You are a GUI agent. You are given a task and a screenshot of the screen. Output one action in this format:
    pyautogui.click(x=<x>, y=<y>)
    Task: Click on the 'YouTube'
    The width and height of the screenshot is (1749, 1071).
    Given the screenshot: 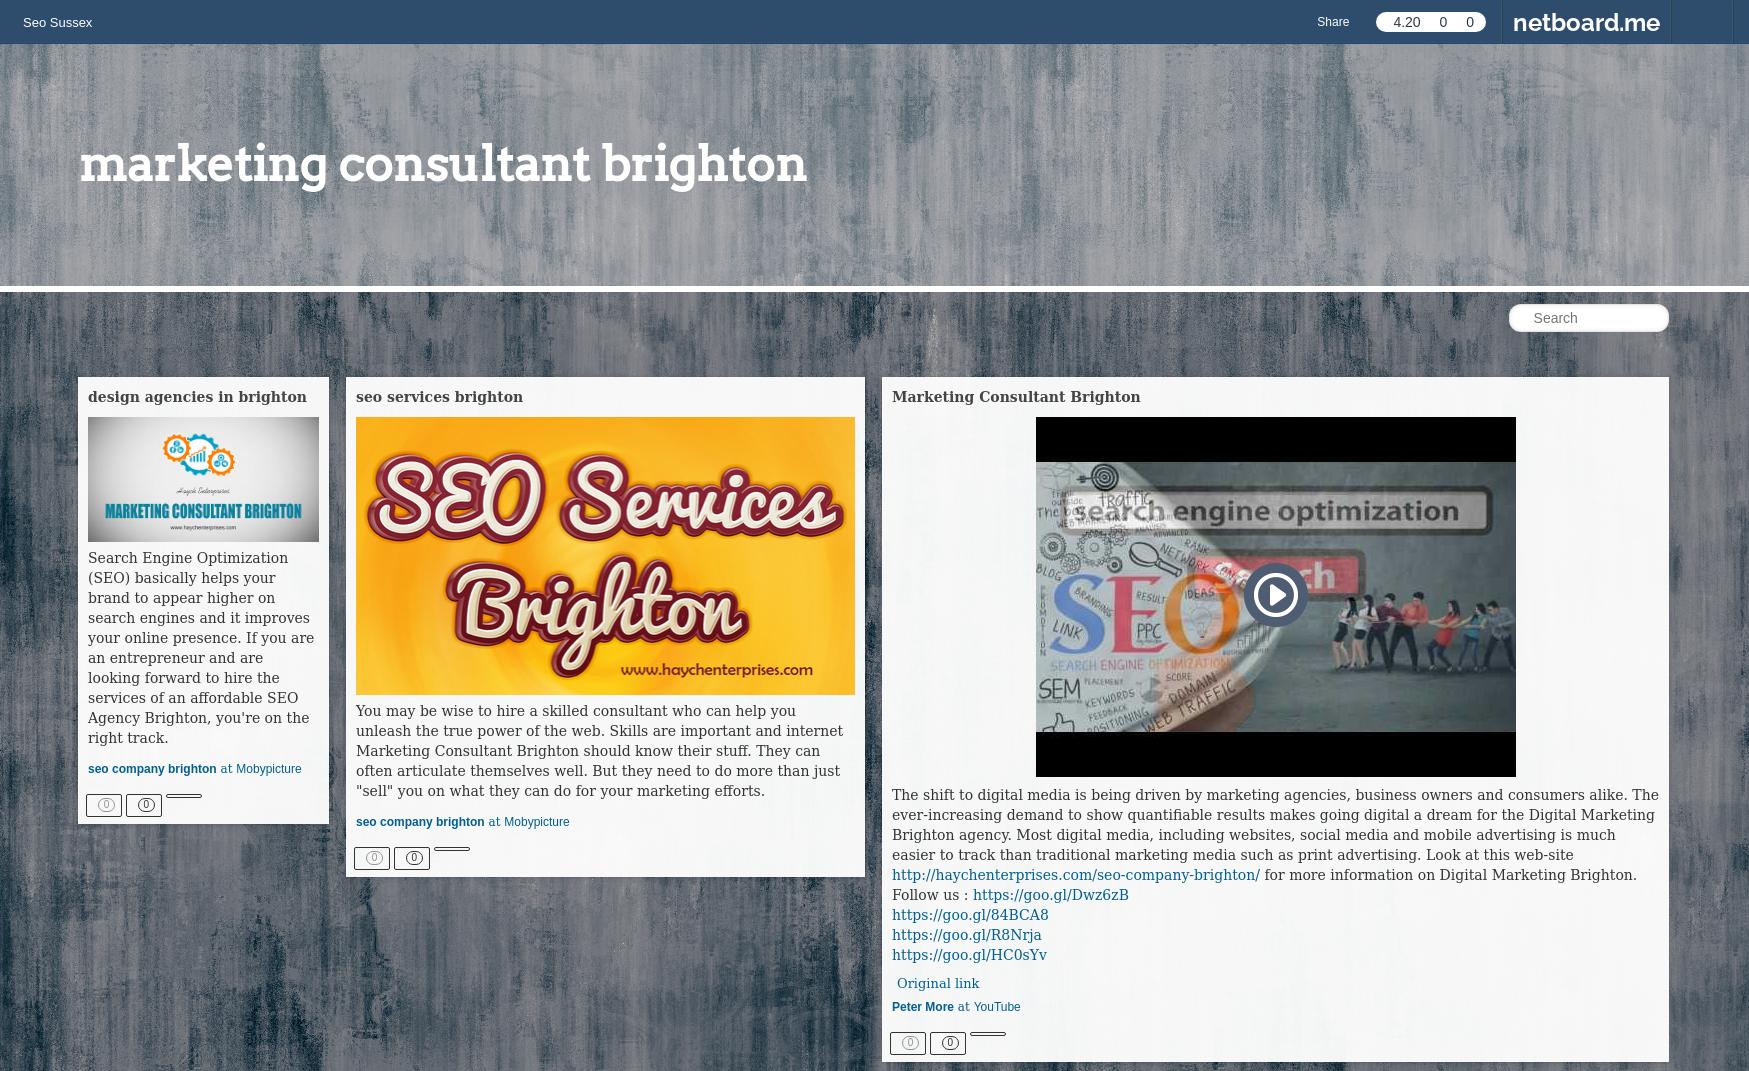 What is the action you would take?
    pyautogui.click(x=995, y=1008)
    